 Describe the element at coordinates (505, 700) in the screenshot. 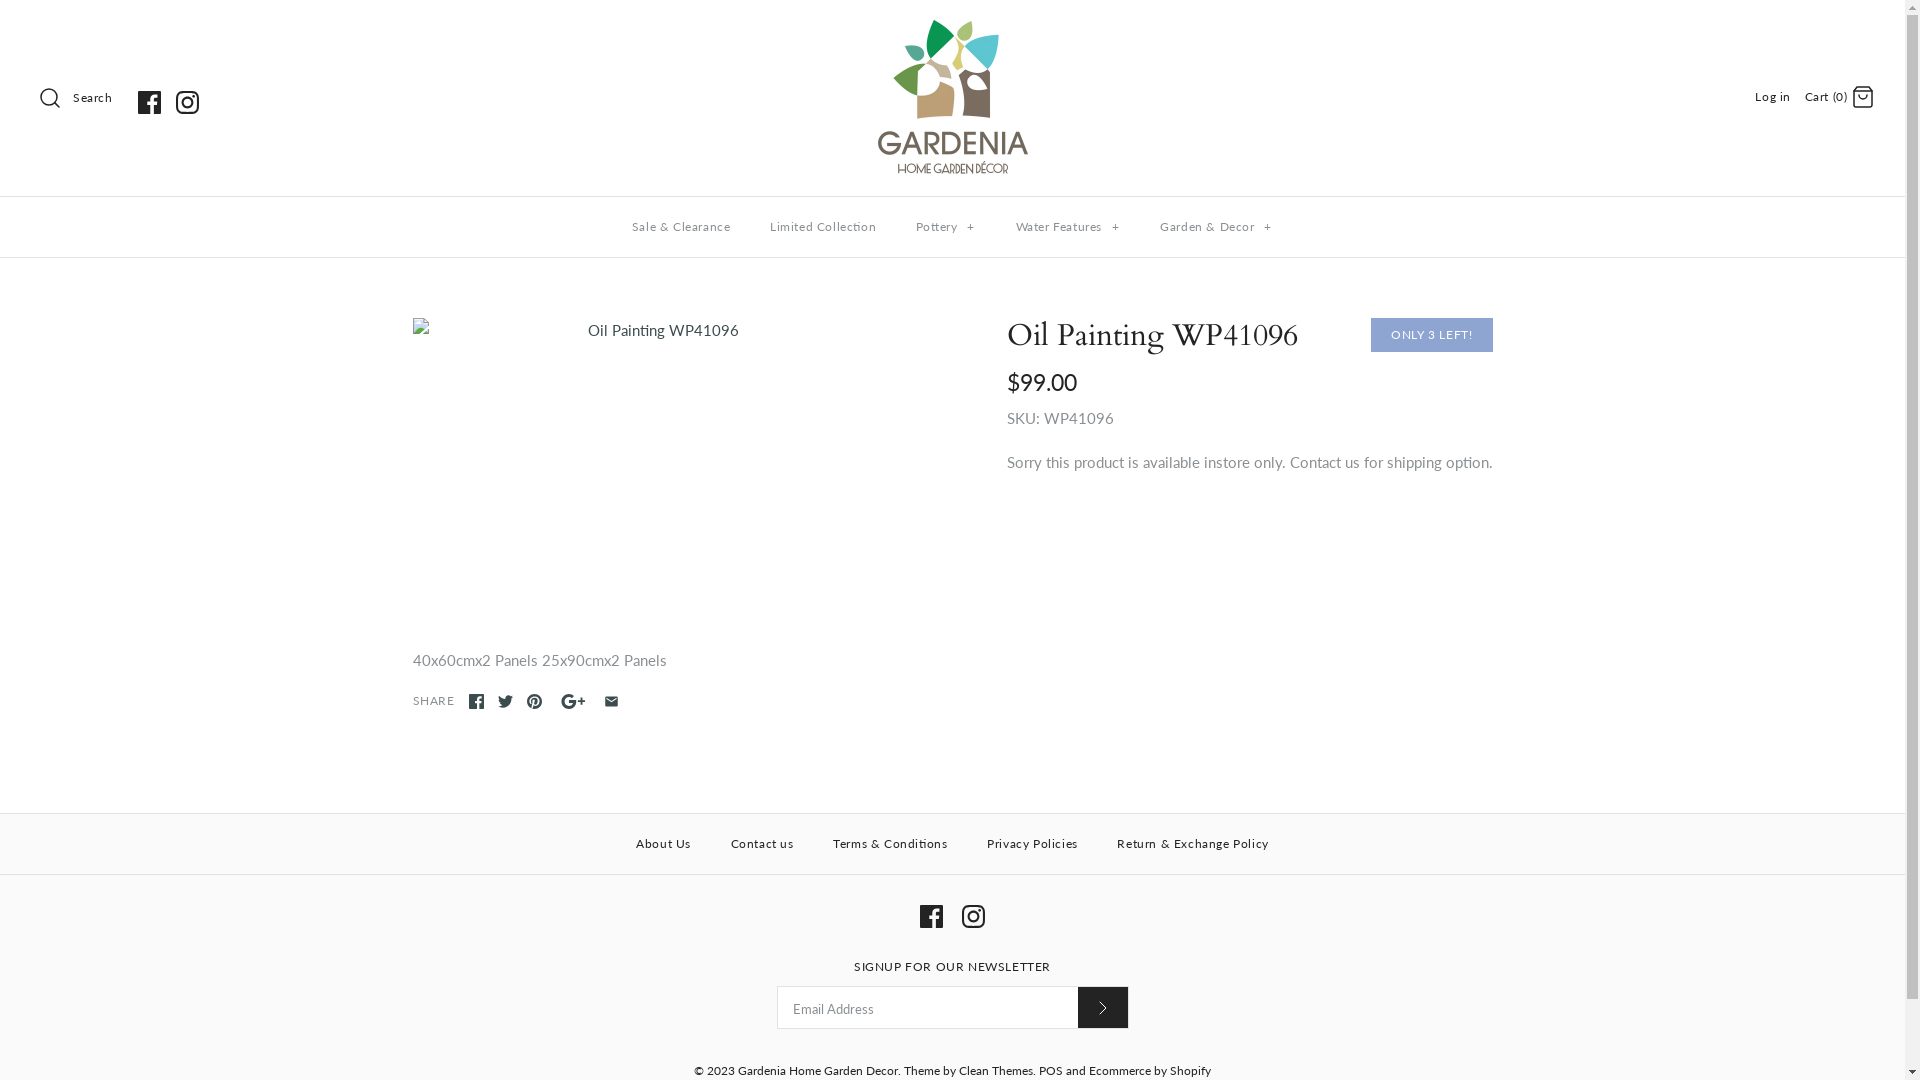

I see `'Twitter'` at that location.